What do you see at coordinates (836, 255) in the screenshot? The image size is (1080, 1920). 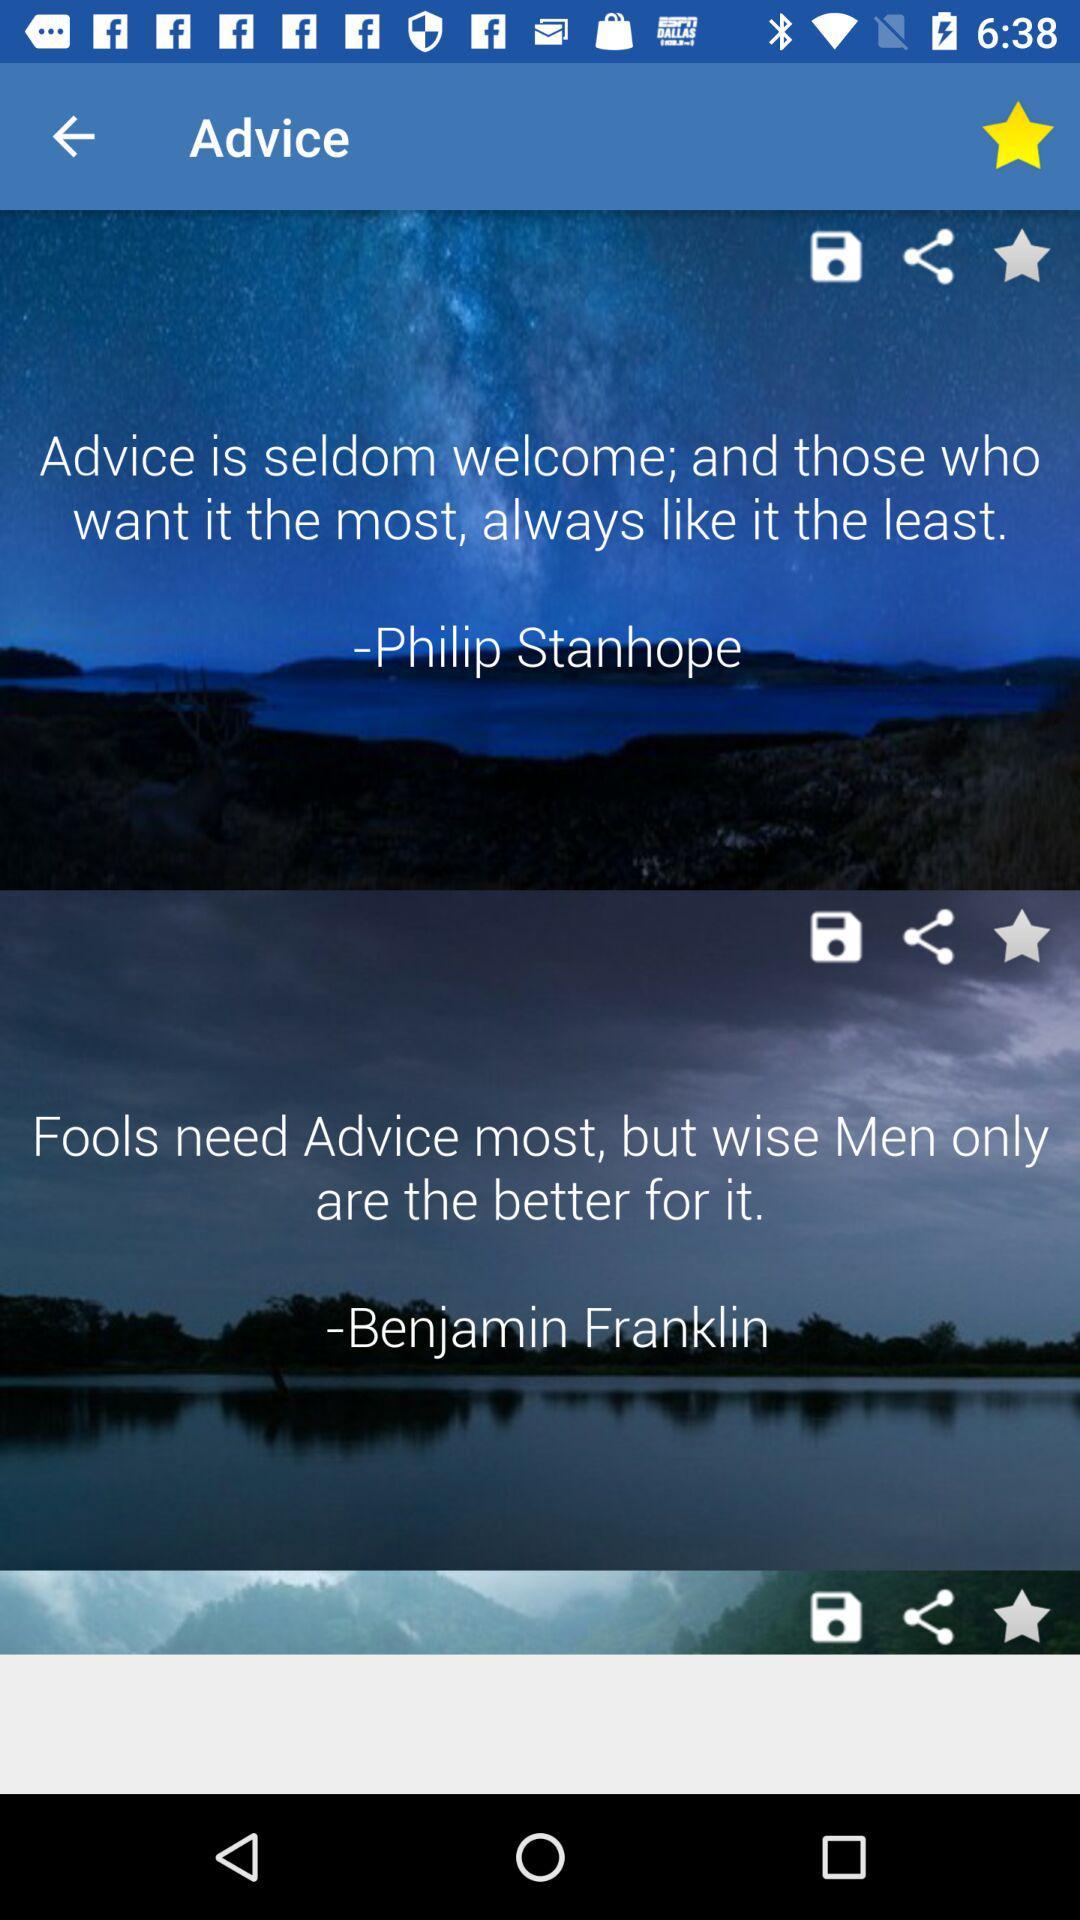 I see `item` at bounding box center [836, 255].